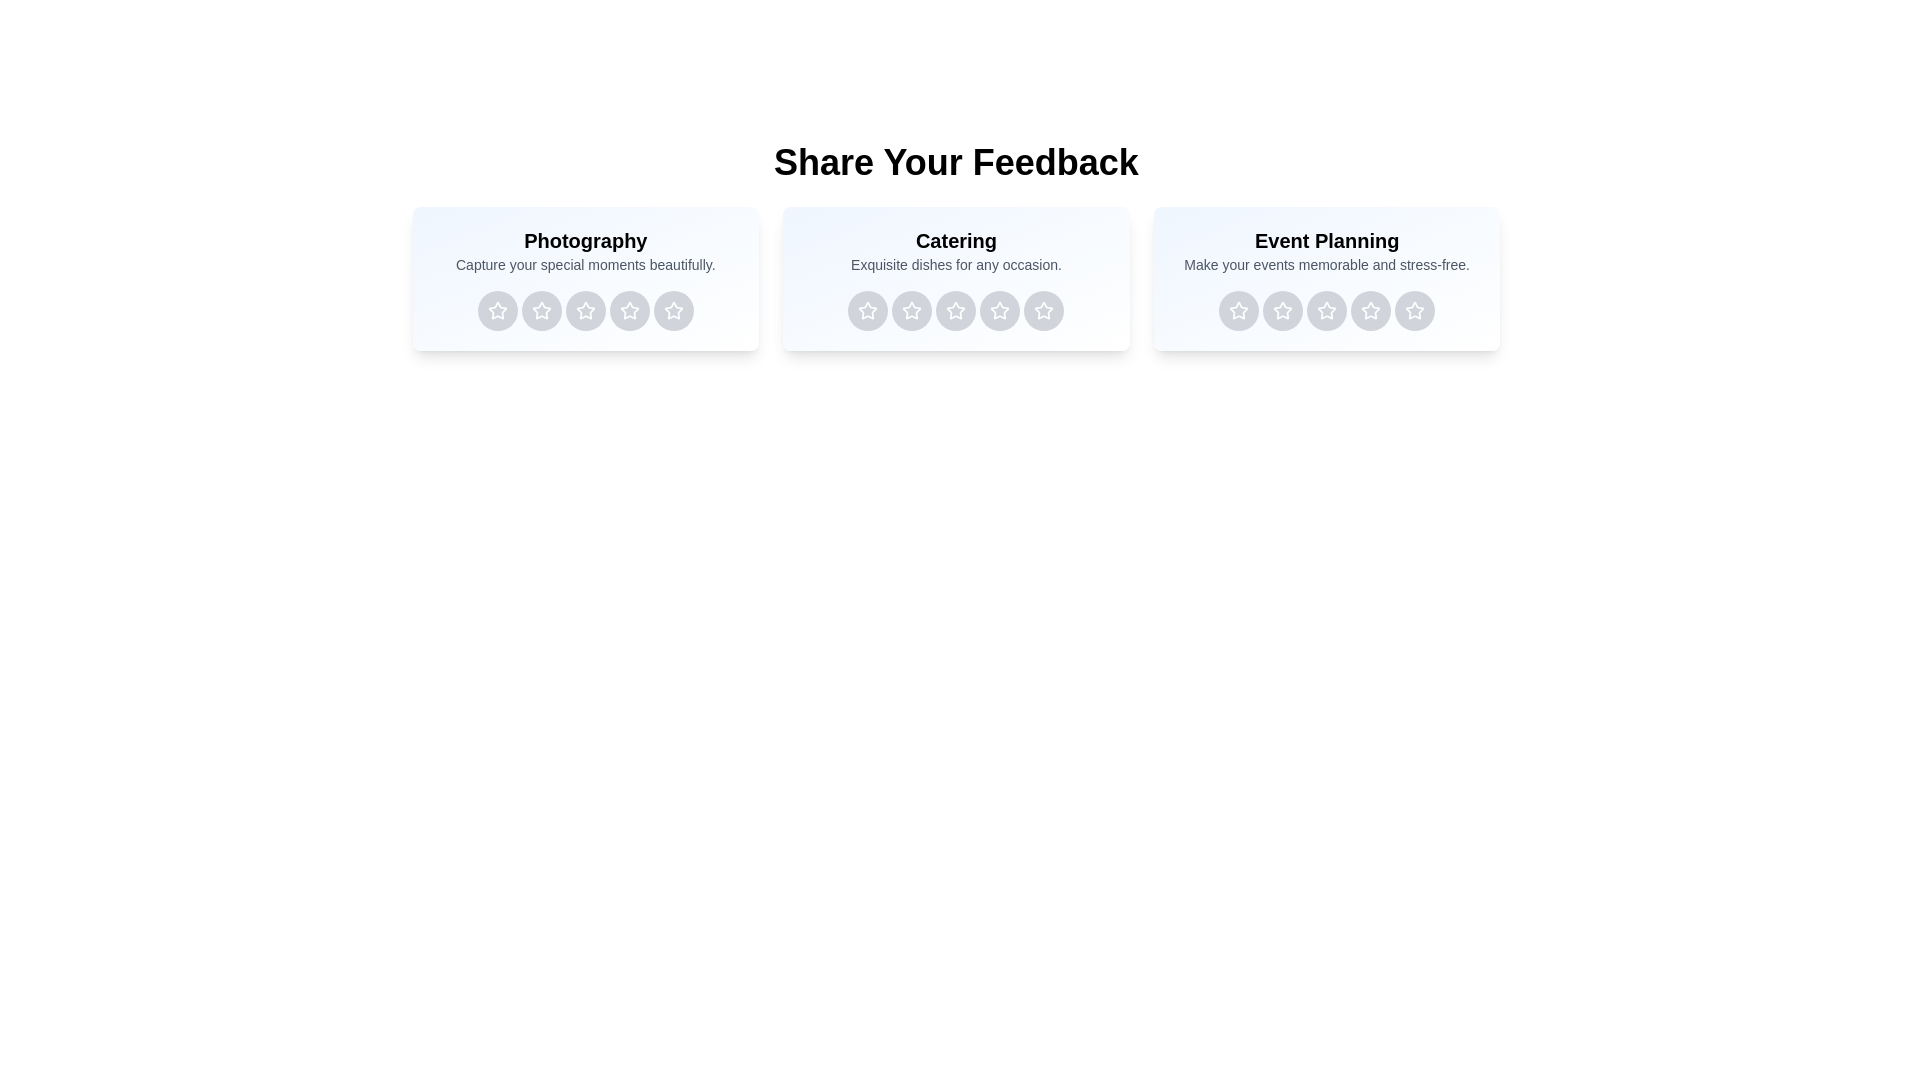 This screenshot has width=1920, height=1080. What do you see at coordinates (868, 311) in the screenshot?
I see `the rating button for Catering service with 1 stars` at bounding box center [868, 311].